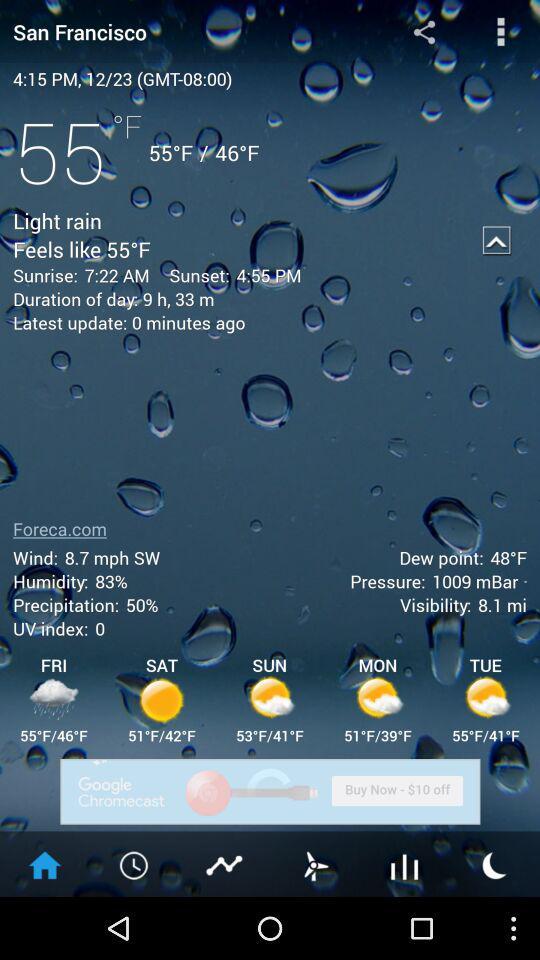 The height and width of the screenshot is (960, 540). What do you see at coordinates (500, 30) in the screenshot?
I see `options` at bounding box center [500, 30].